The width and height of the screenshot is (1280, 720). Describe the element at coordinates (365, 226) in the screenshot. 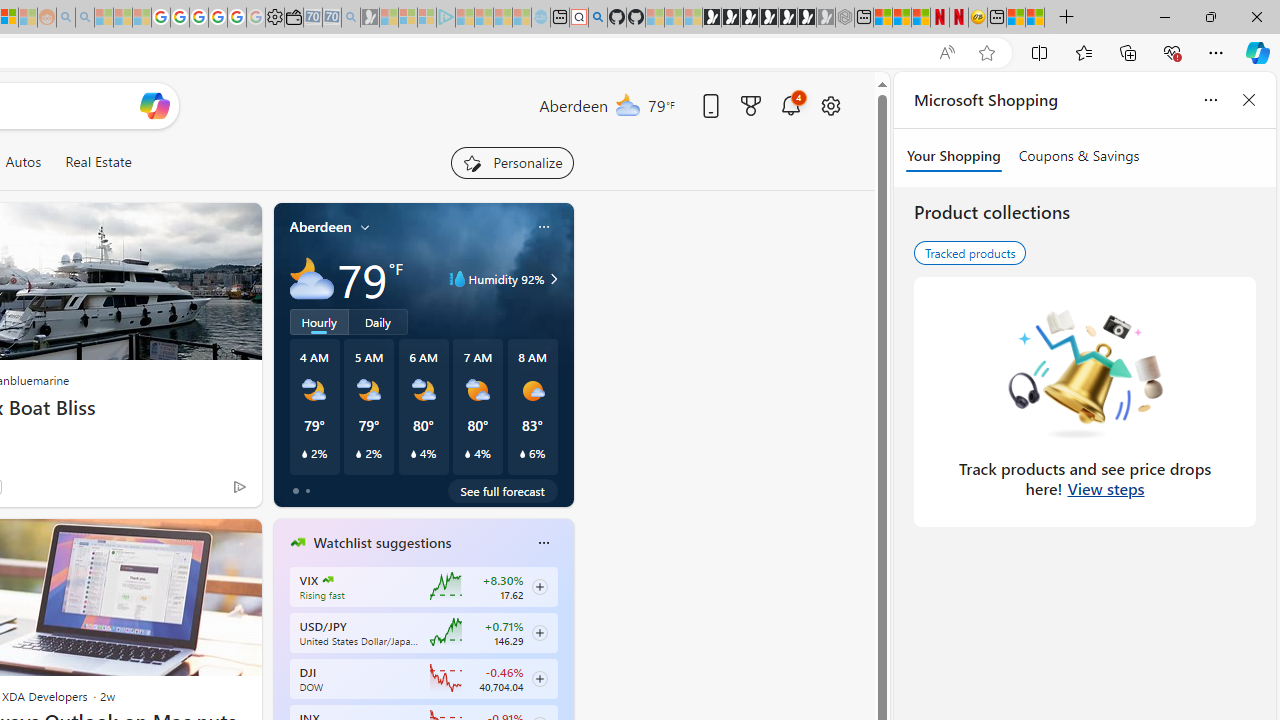

I see `'My location'` at that location.